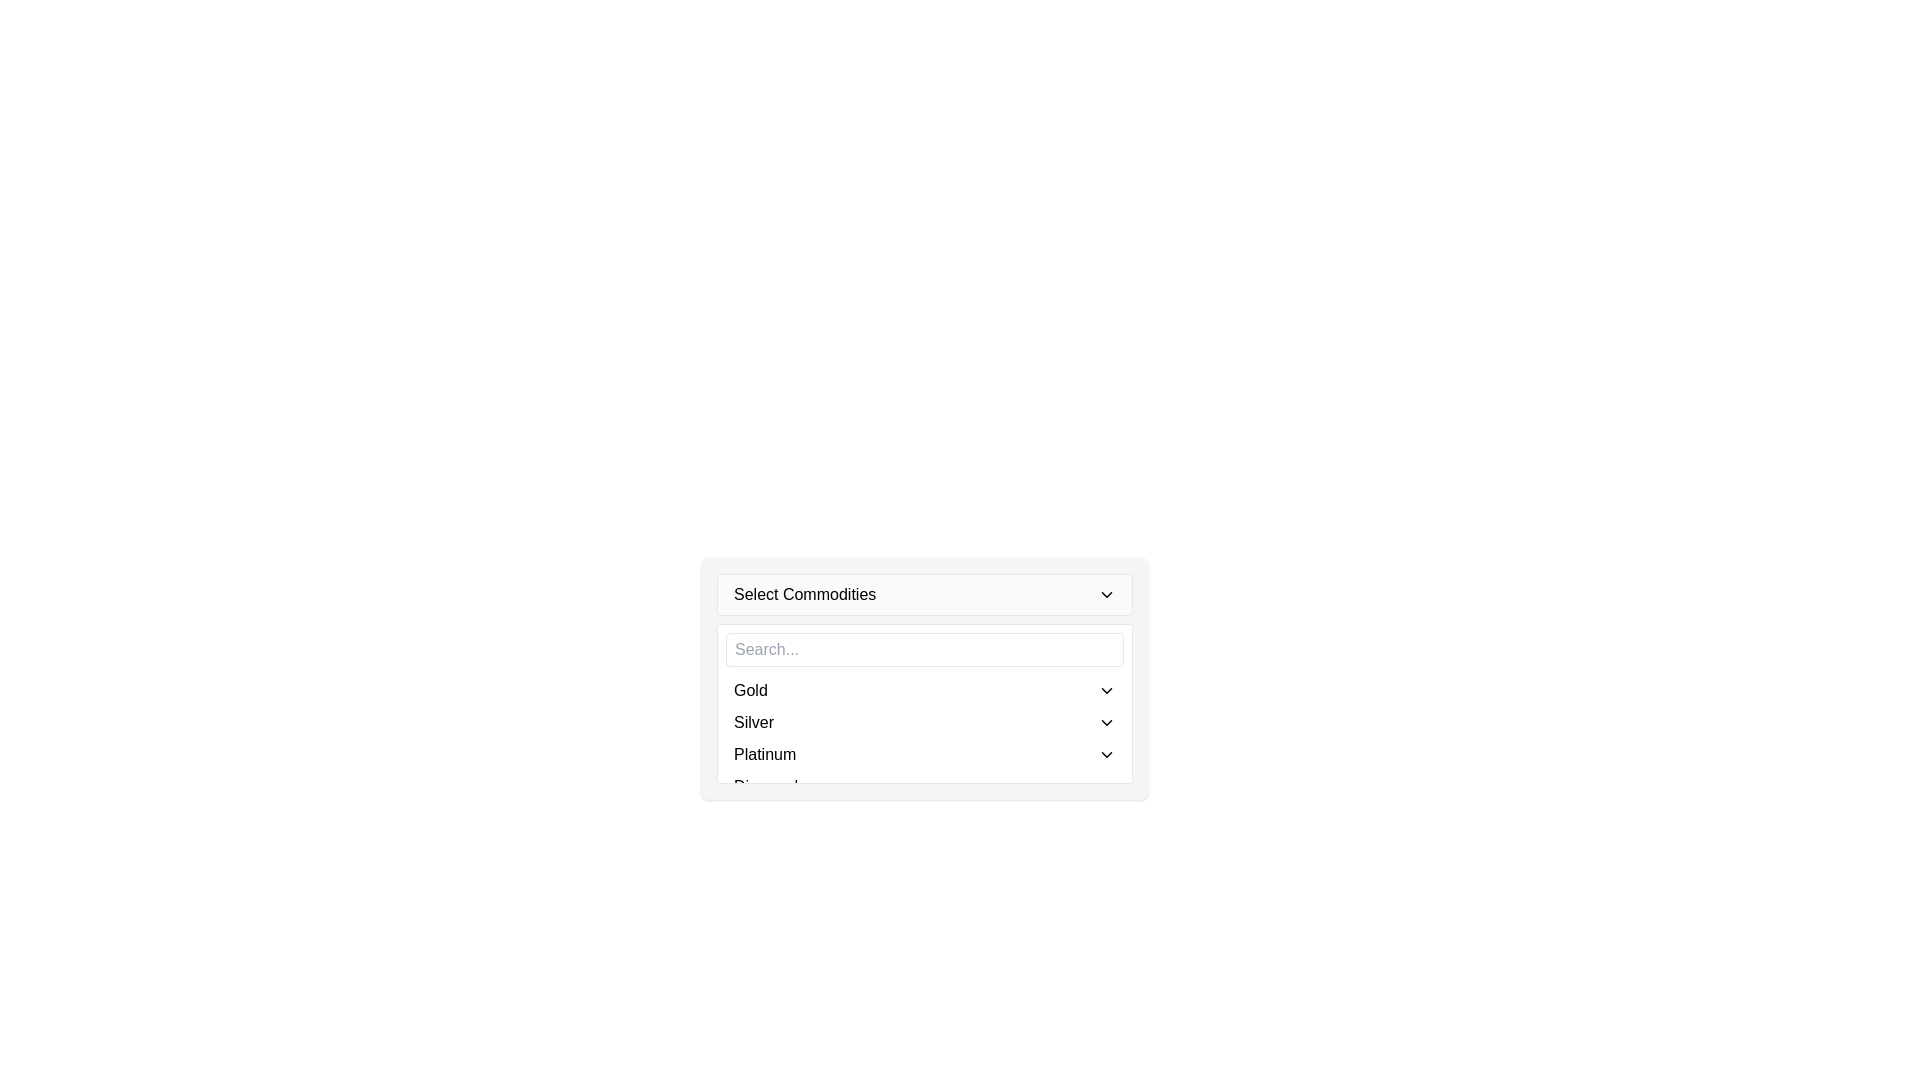  Describe the element at coordinates (752, 722) in the screenshot. I see `the text label displaying the word 'Silver'` at that location.